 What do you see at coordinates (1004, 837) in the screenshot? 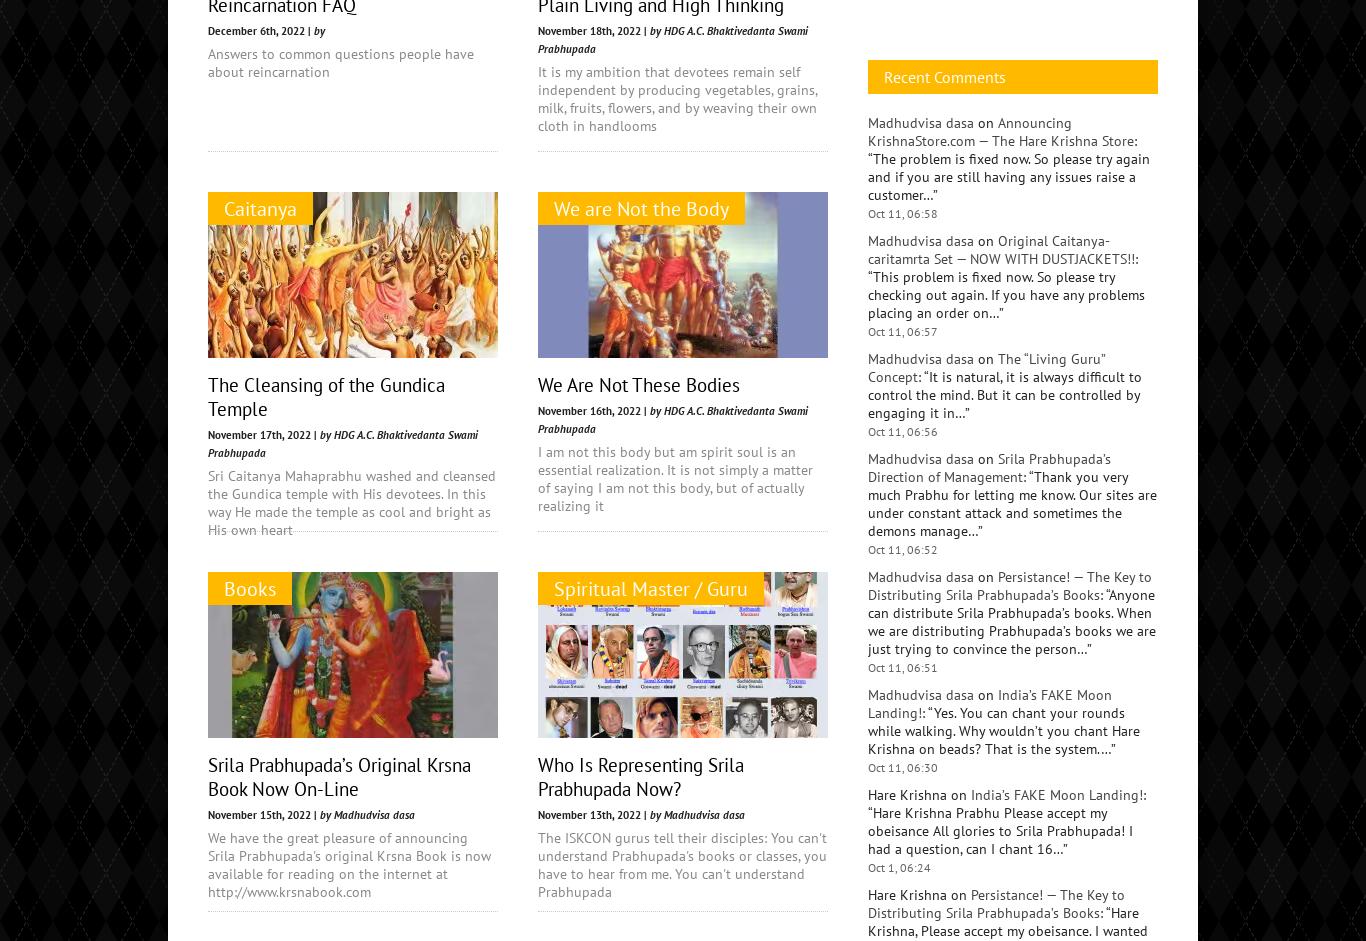
I see `'It is natural, it is always difficult to control the mind. But it can be controlled by engaging it in…'` at bounding box center [1004, 837].